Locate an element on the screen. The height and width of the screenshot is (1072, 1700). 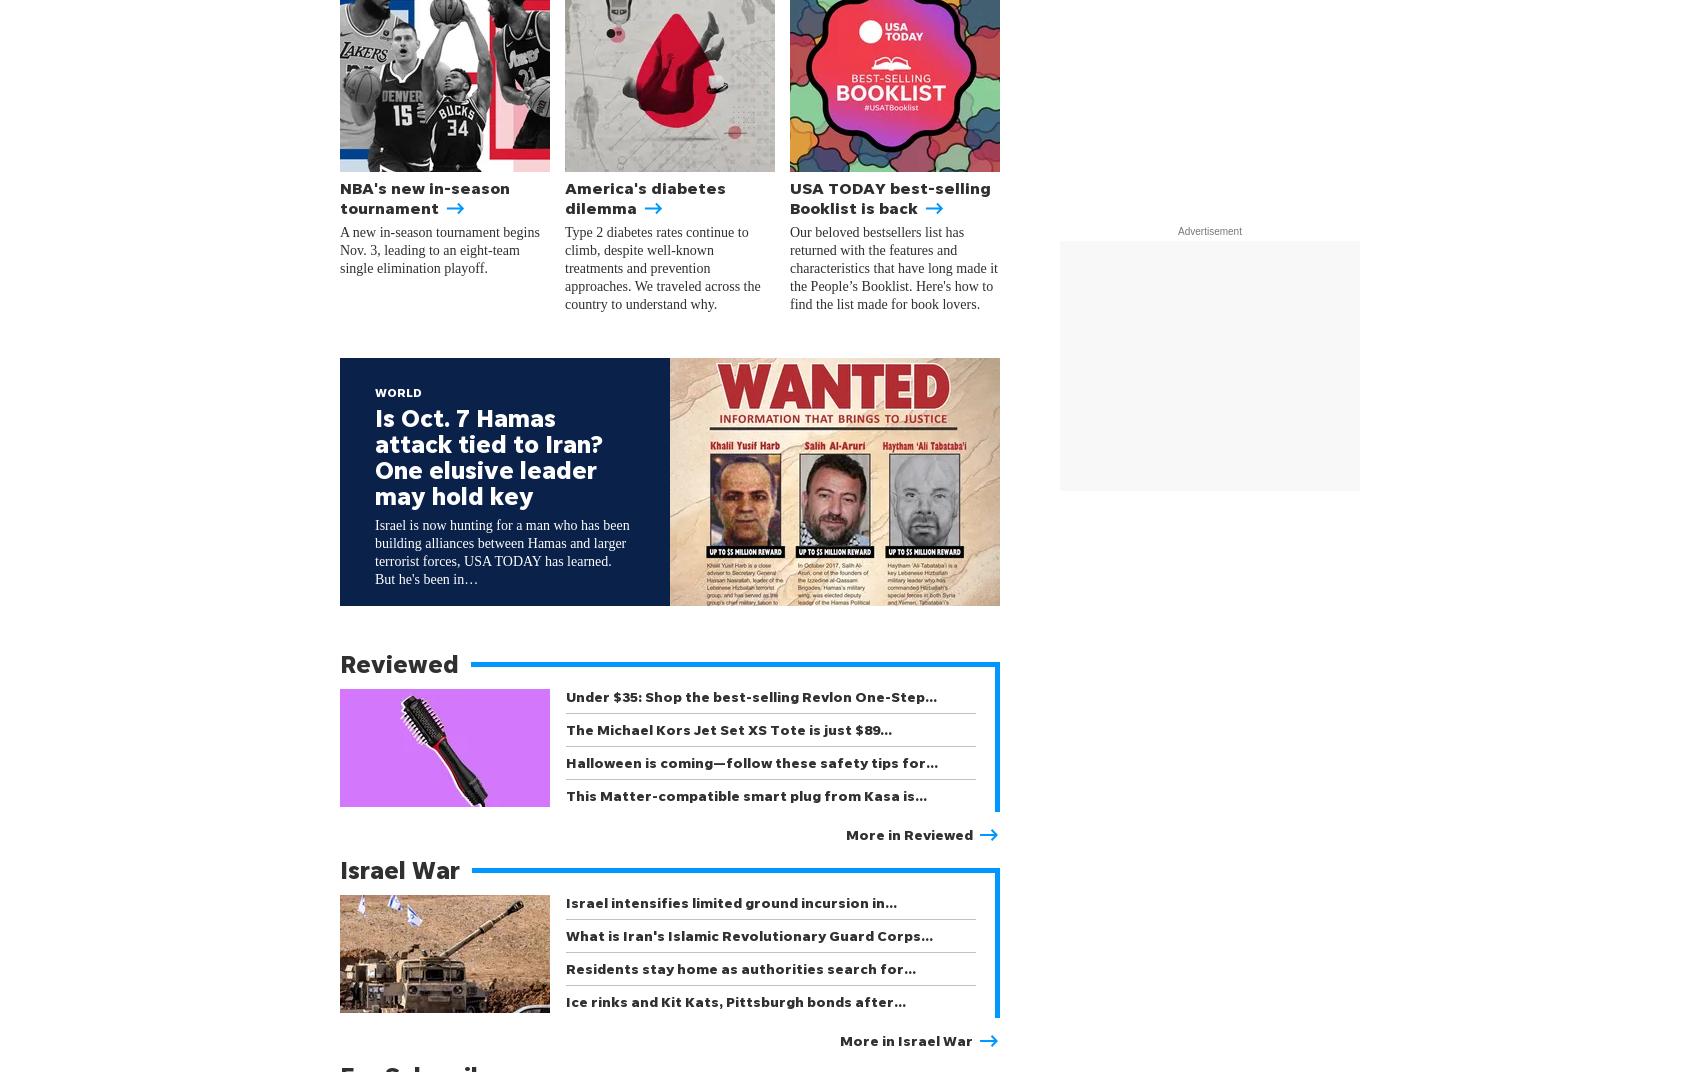
'What is Iran's Islamic Revolutionary Guard Corps…' is located at coordinates (748, 935).